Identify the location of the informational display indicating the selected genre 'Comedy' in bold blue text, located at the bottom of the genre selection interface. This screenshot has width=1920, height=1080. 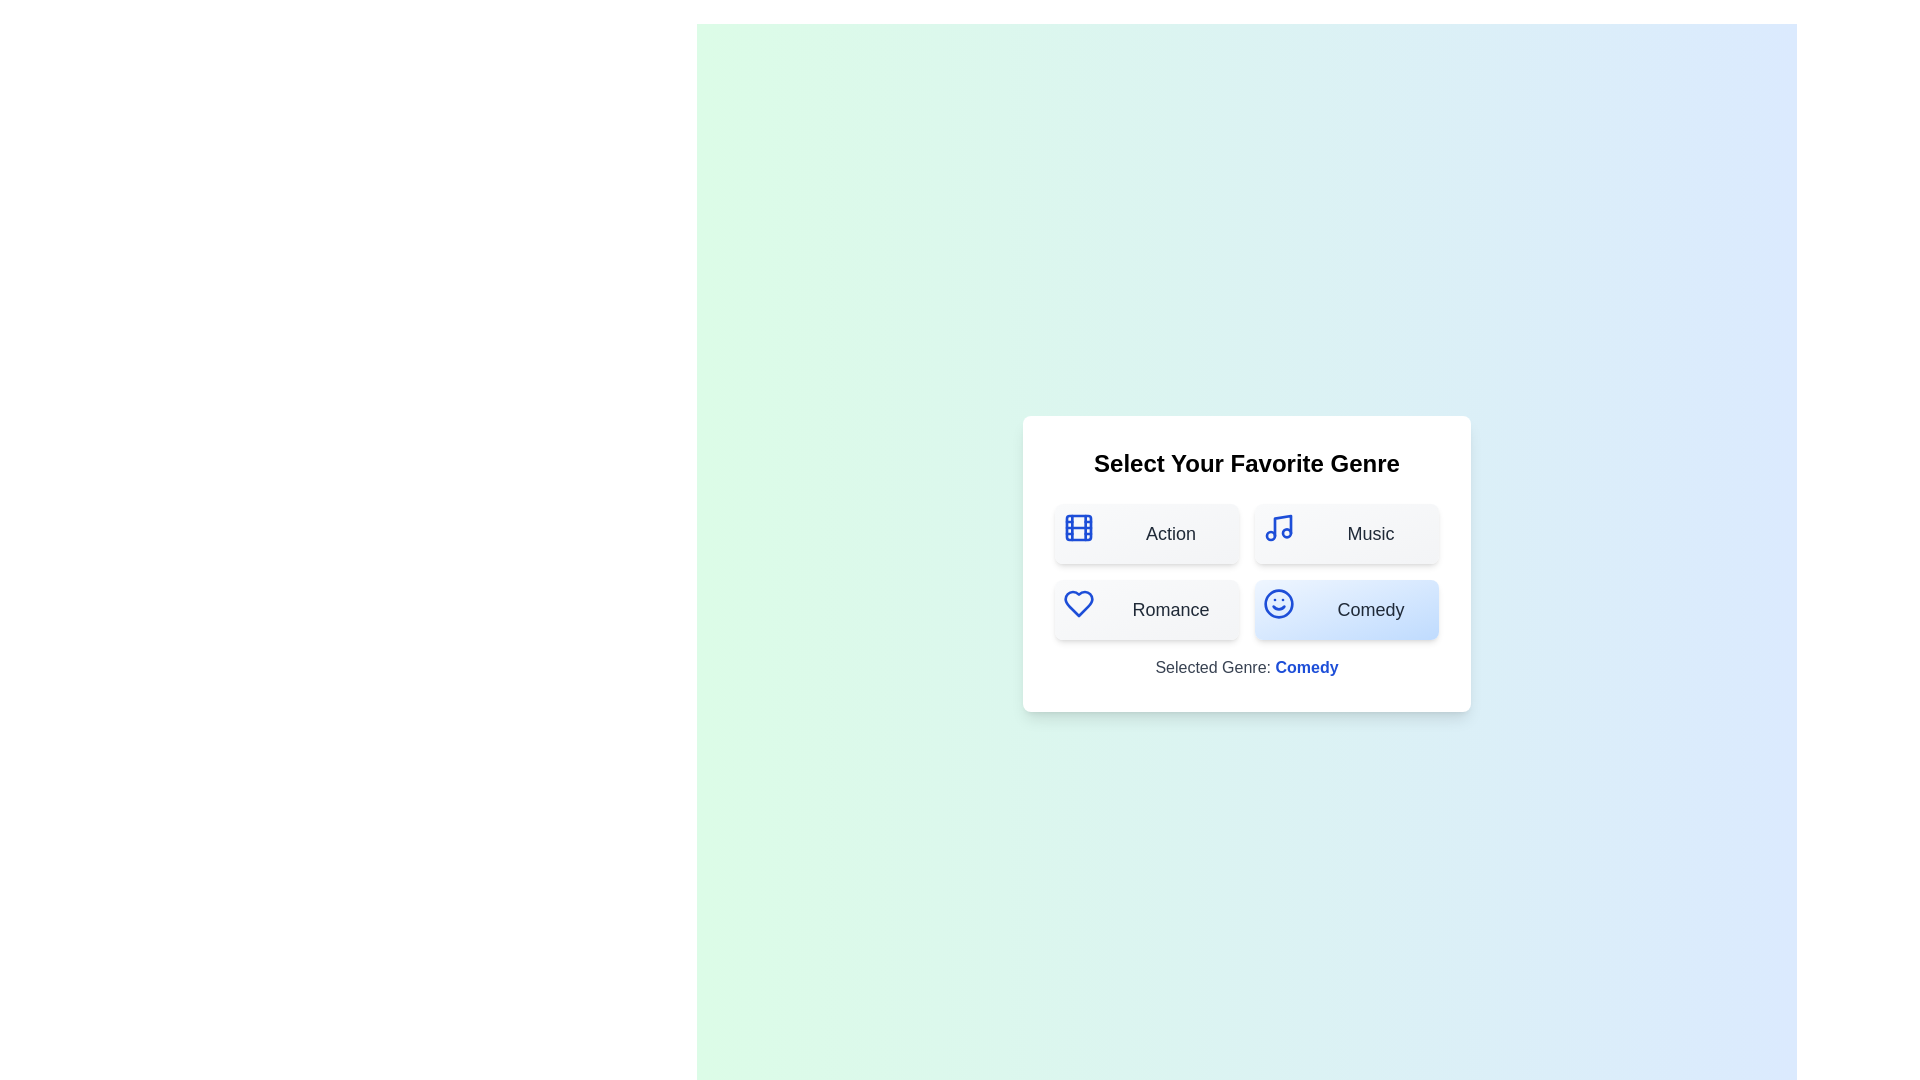
(1246, 667).